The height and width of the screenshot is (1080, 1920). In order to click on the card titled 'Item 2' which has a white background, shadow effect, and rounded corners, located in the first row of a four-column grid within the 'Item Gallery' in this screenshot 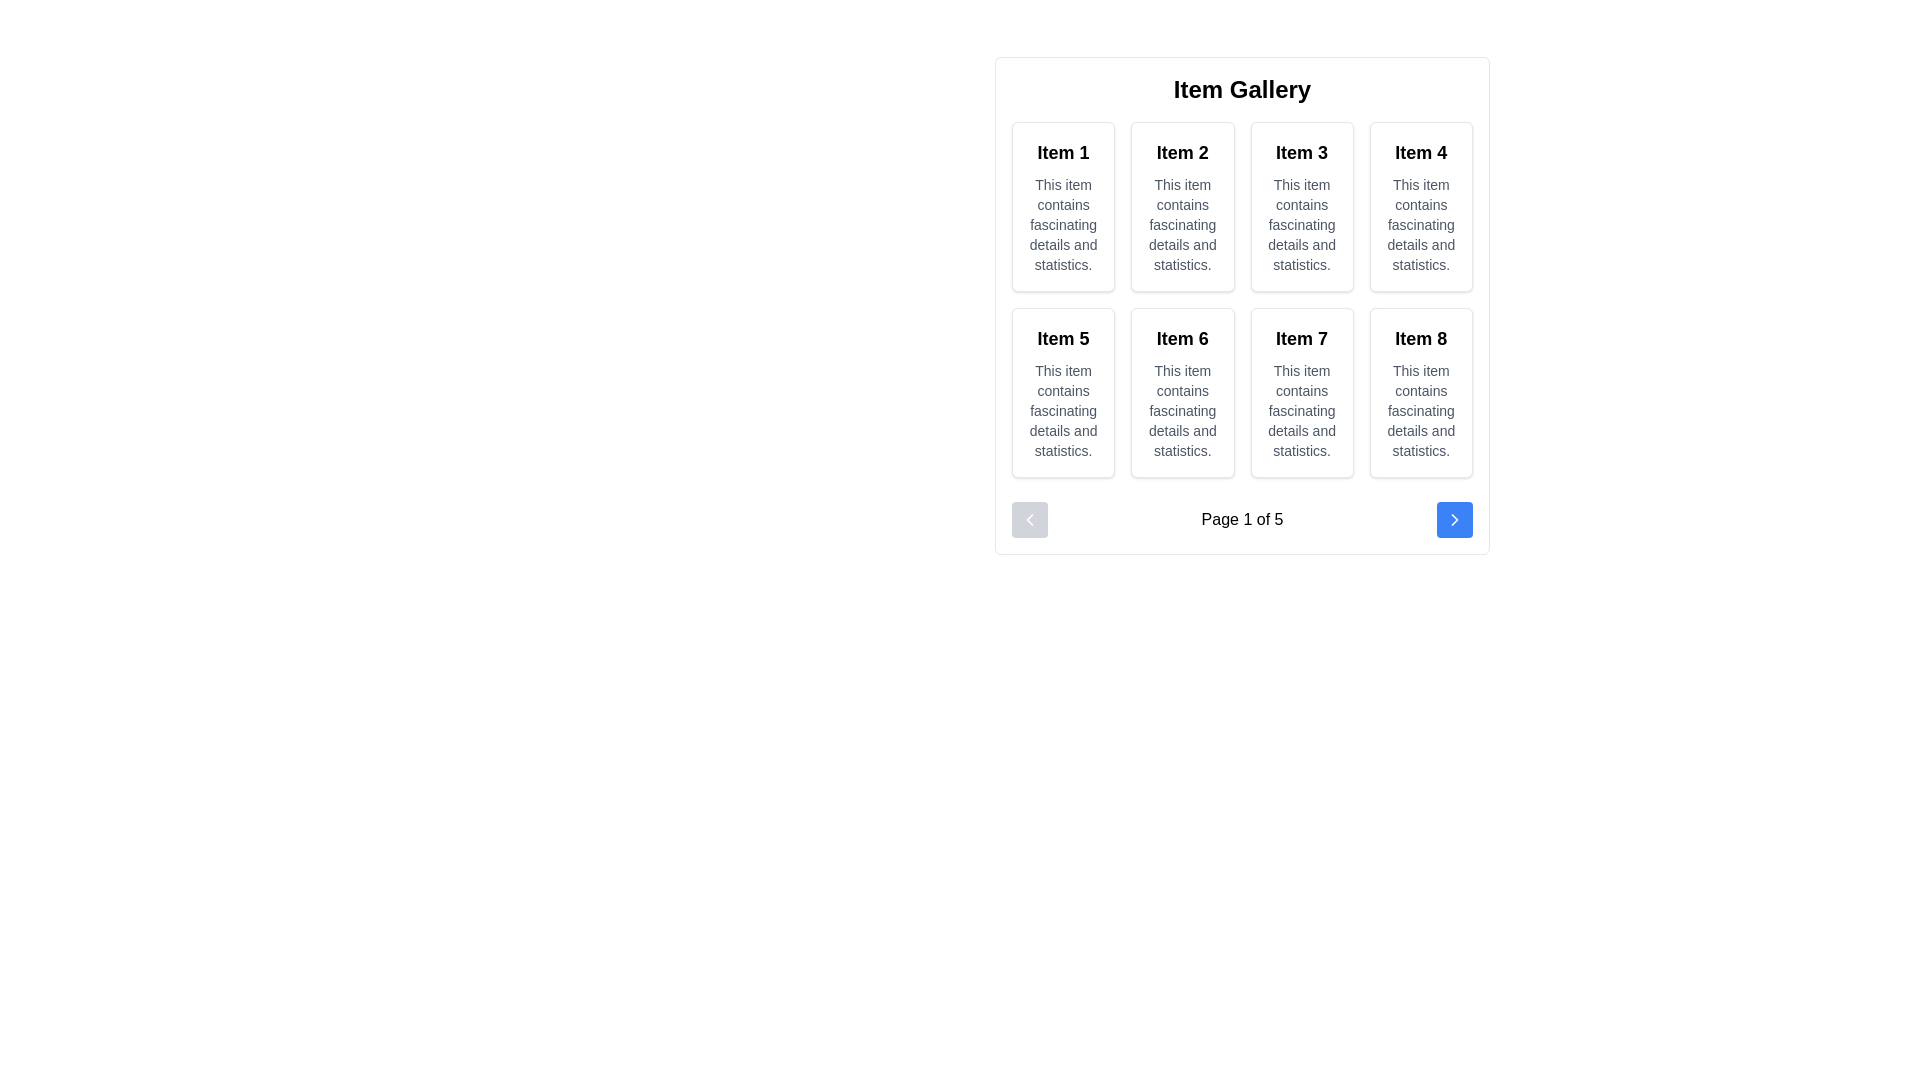, I will do `click(1182, 207)`.